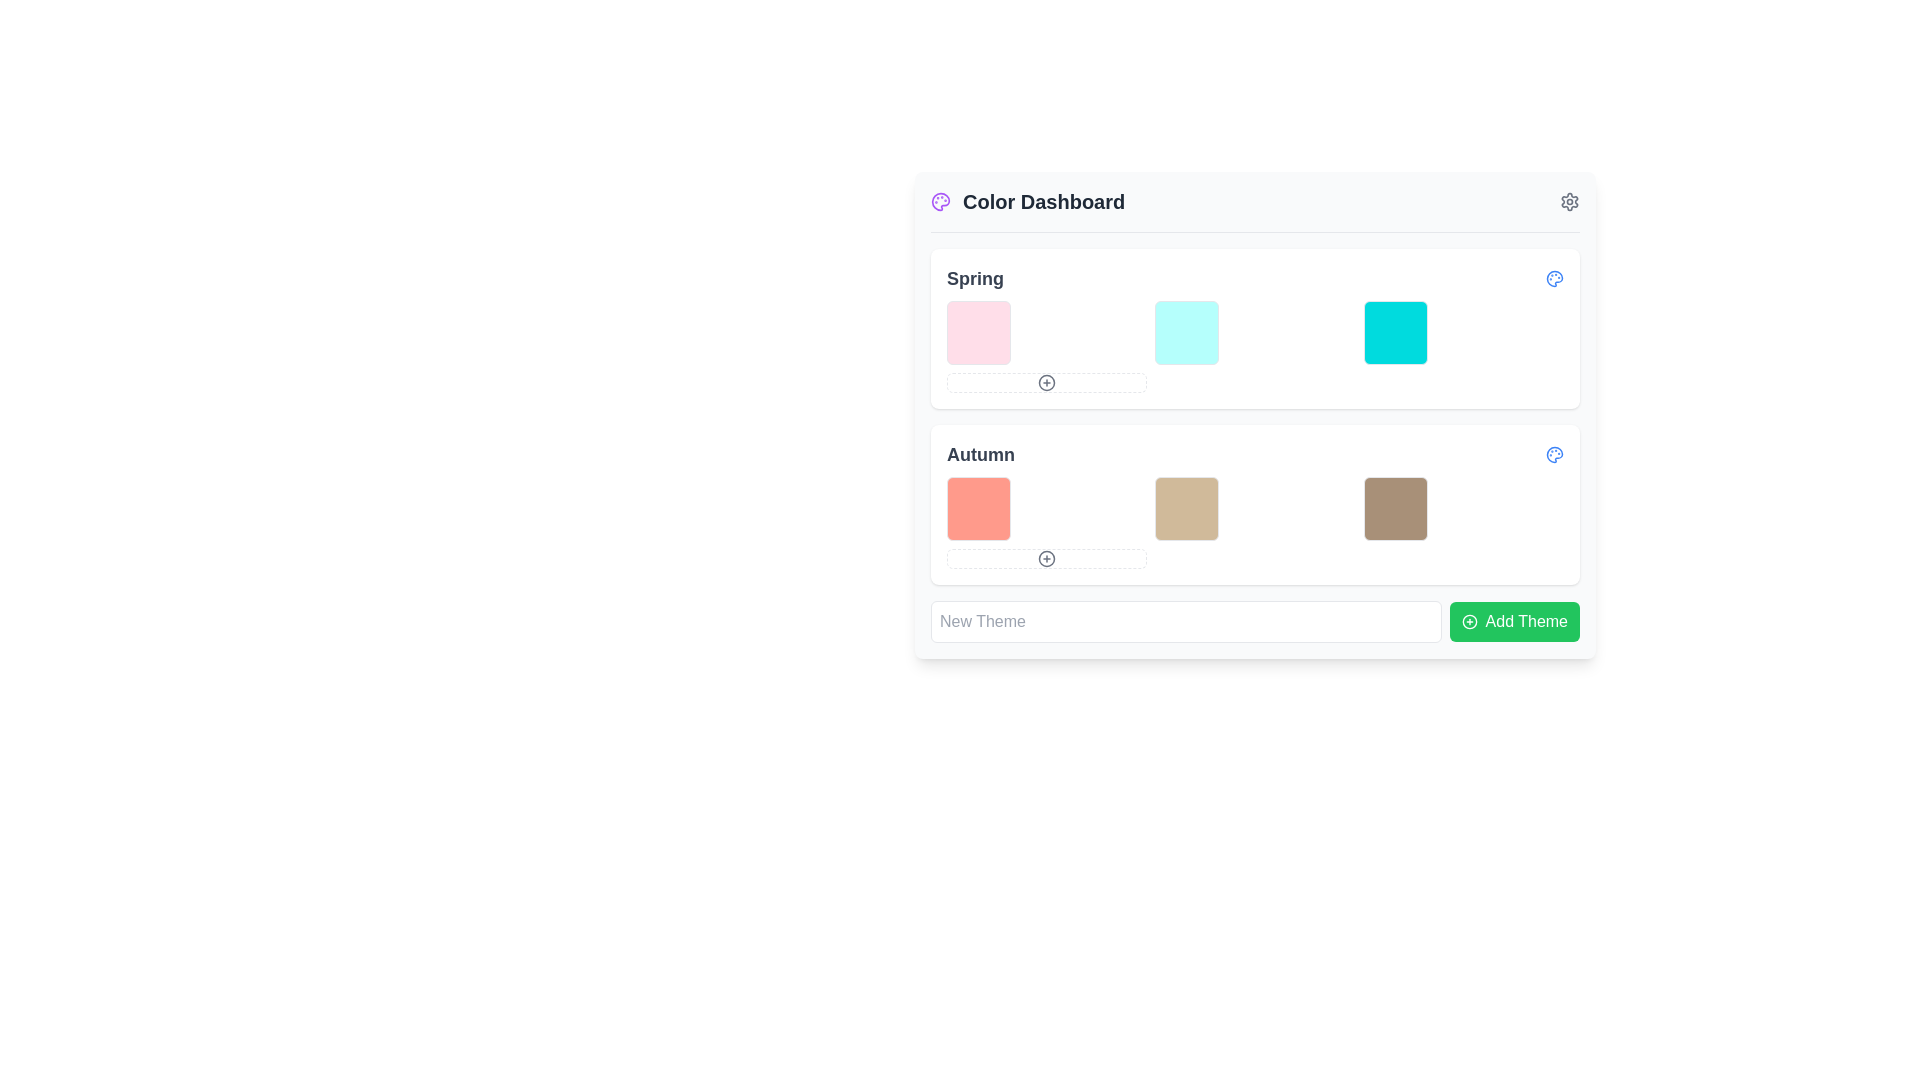 The image size is (1920, 1080). What do you see at coordinates (1046, 559) in the screenshot?
I see `the circular plus icon button located in the 'Autumn' section, which is styled with a stroke outline and is the only circular icon present` at bounding box center [1046, 559].